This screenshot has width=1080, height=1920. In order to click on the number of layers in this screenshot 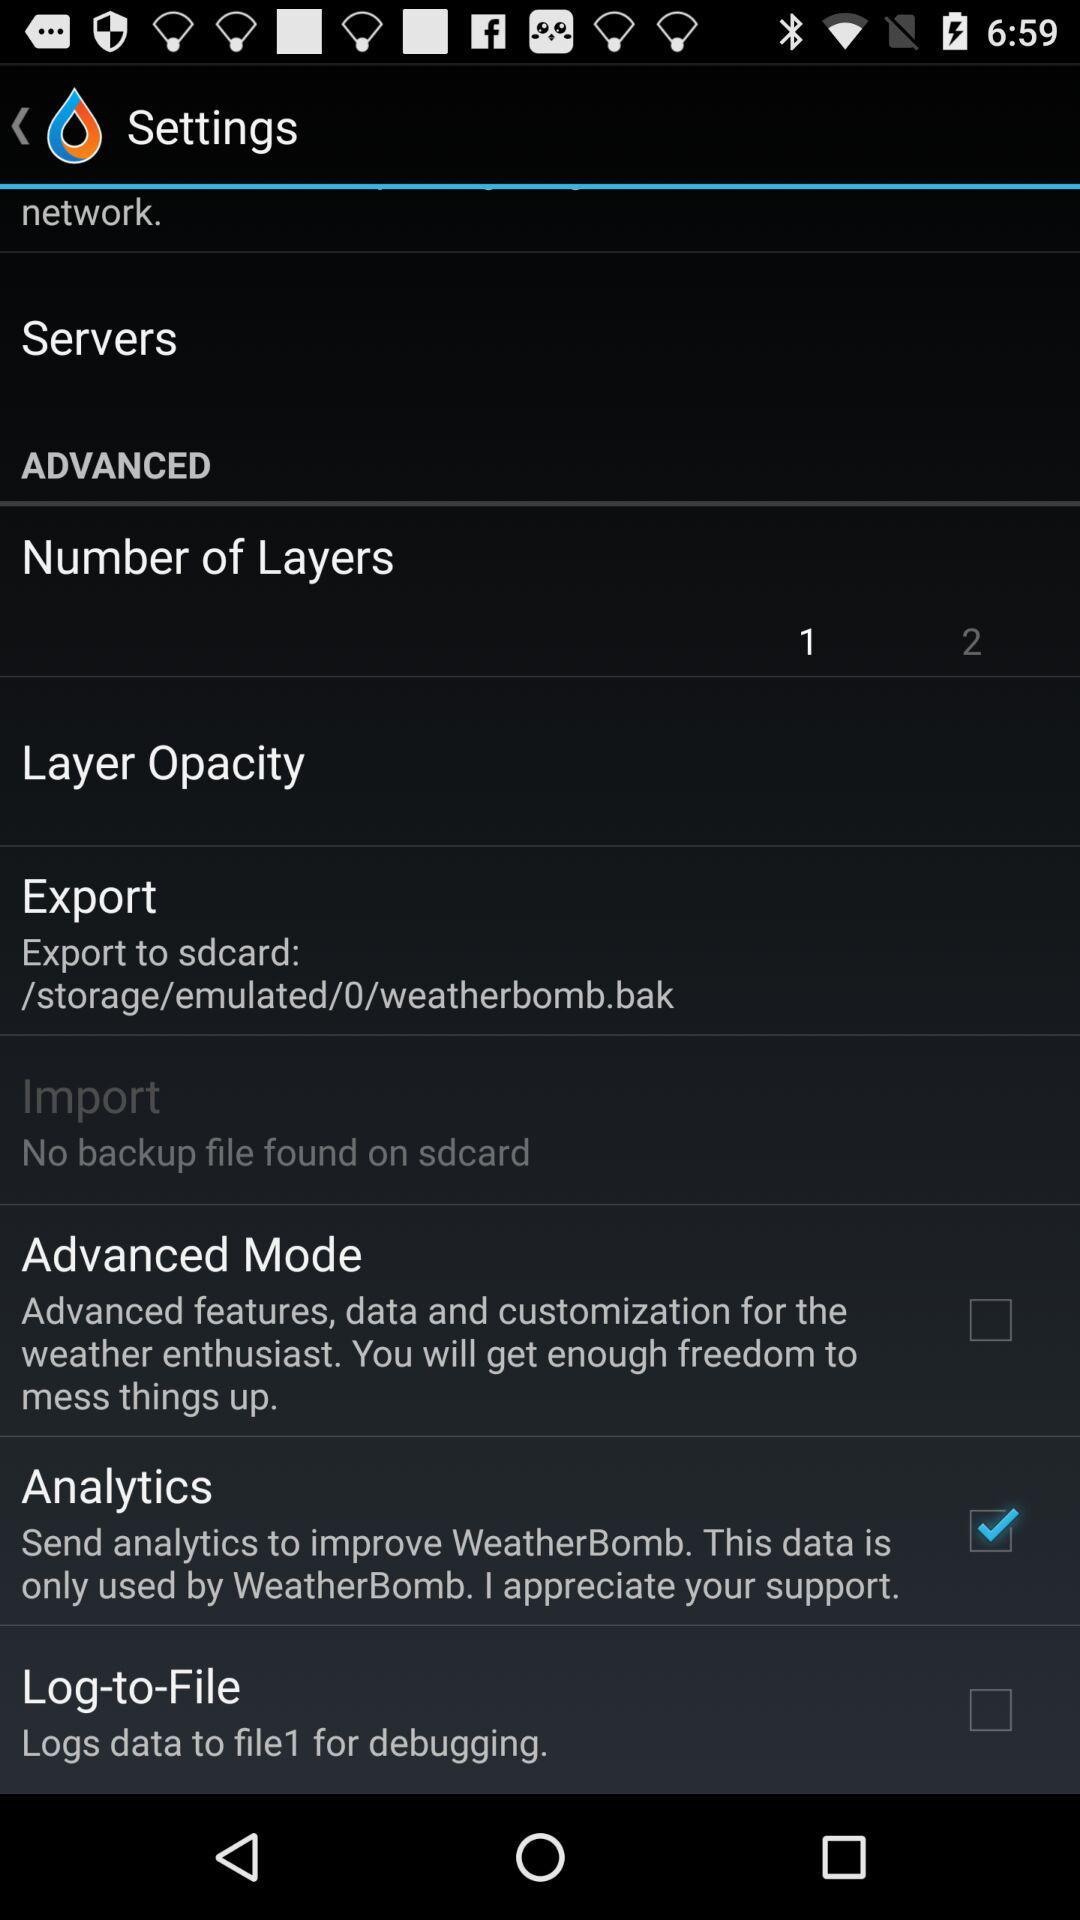, I will do `click(525, 555)`.